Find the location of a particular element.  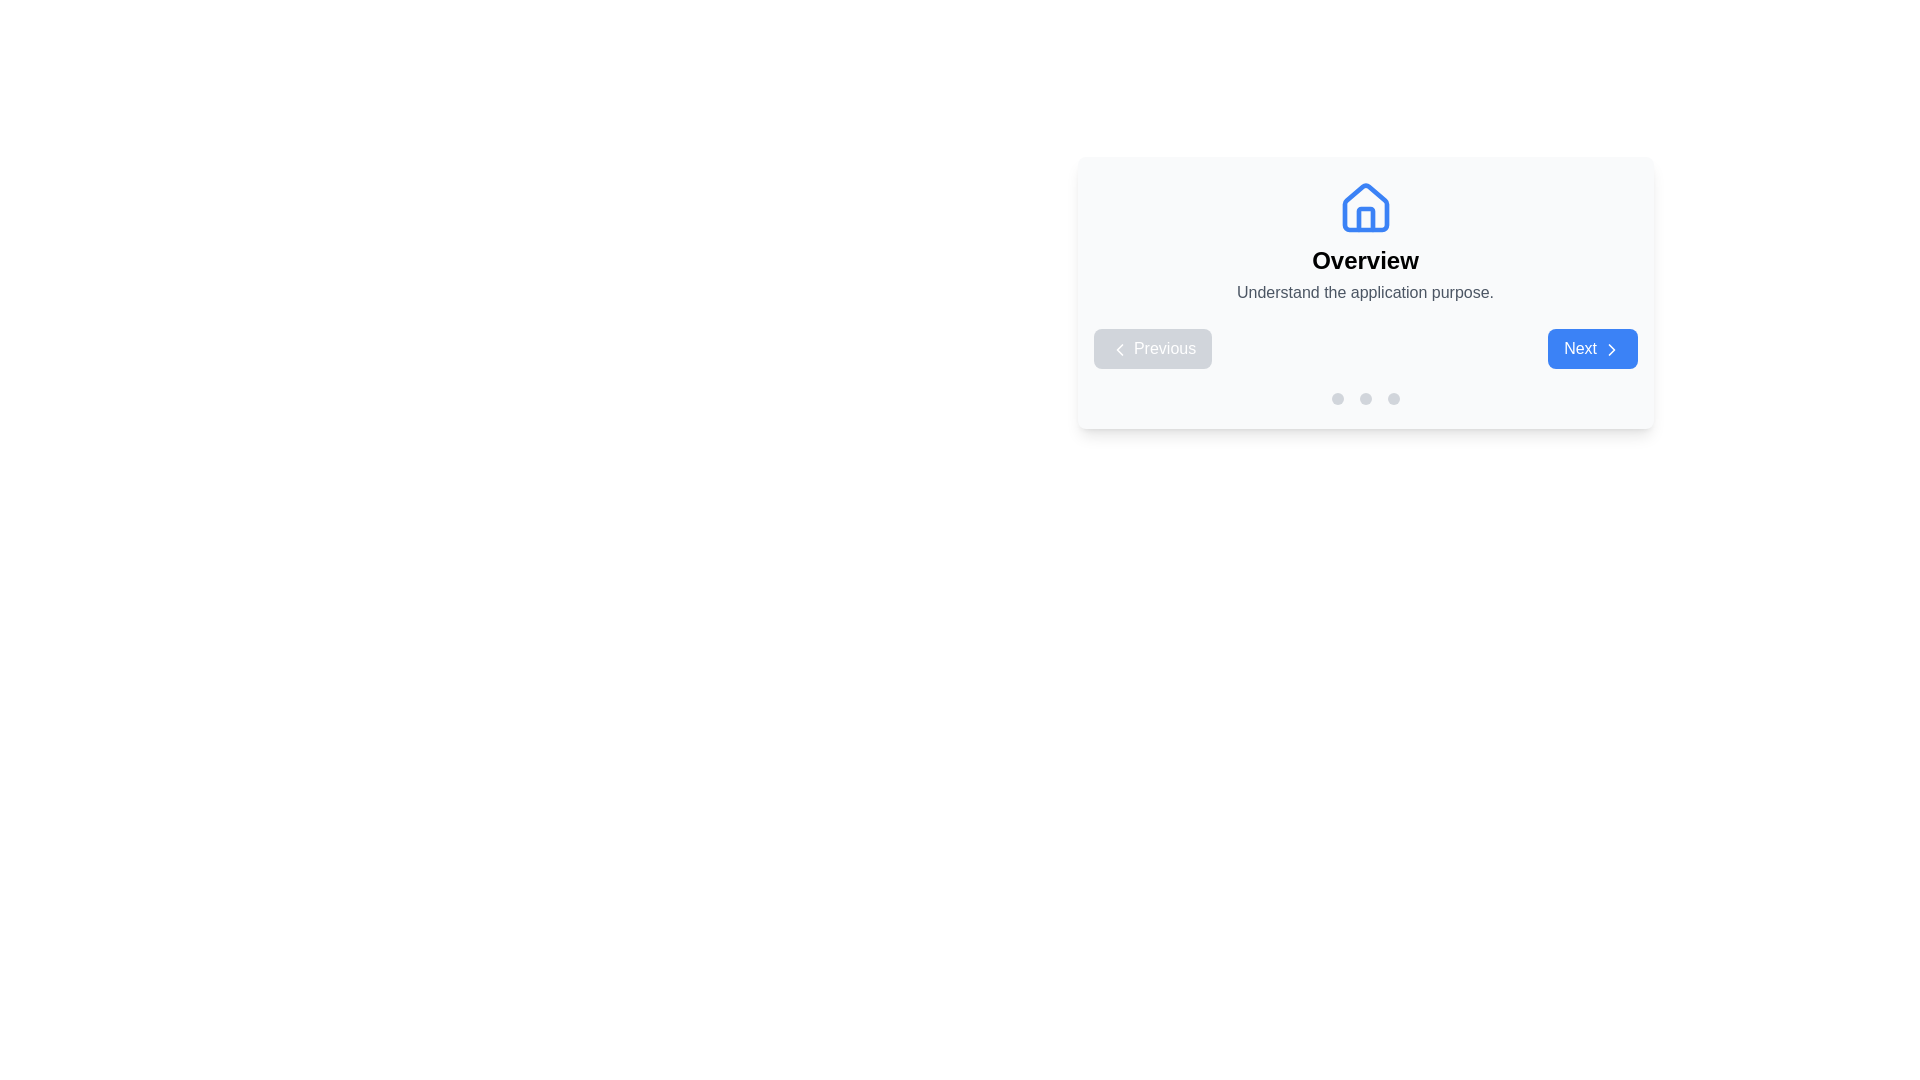

the door element, which is a vertical rectangular segment within the house-shaped icon located at the center of the blue-outlined house above the 'Overview' label is located at coordinates (1364, 219).